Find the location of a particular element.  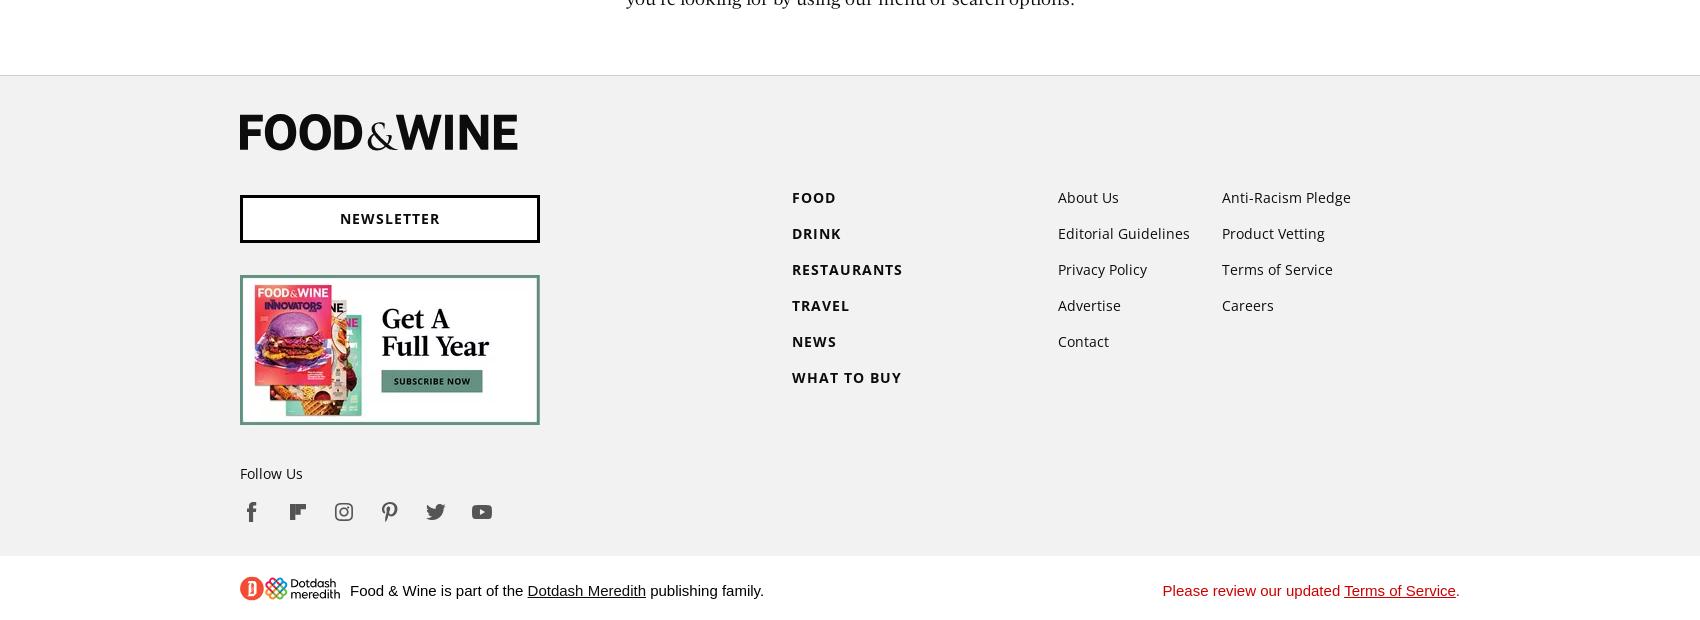

'Restaurants' is located at coordinates (846, 269).